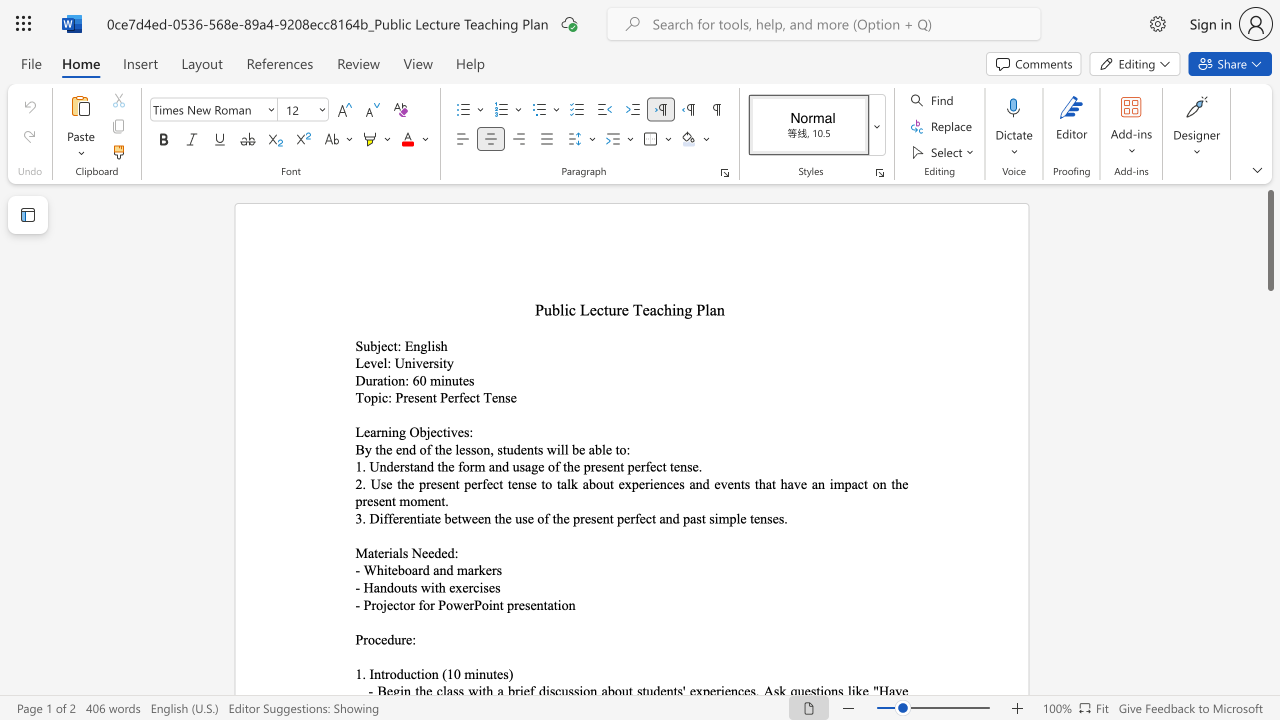 This screenshot has width=1280, height=720. I want to click on the page's right scrollbar for downward movement, so click(1269, 580).